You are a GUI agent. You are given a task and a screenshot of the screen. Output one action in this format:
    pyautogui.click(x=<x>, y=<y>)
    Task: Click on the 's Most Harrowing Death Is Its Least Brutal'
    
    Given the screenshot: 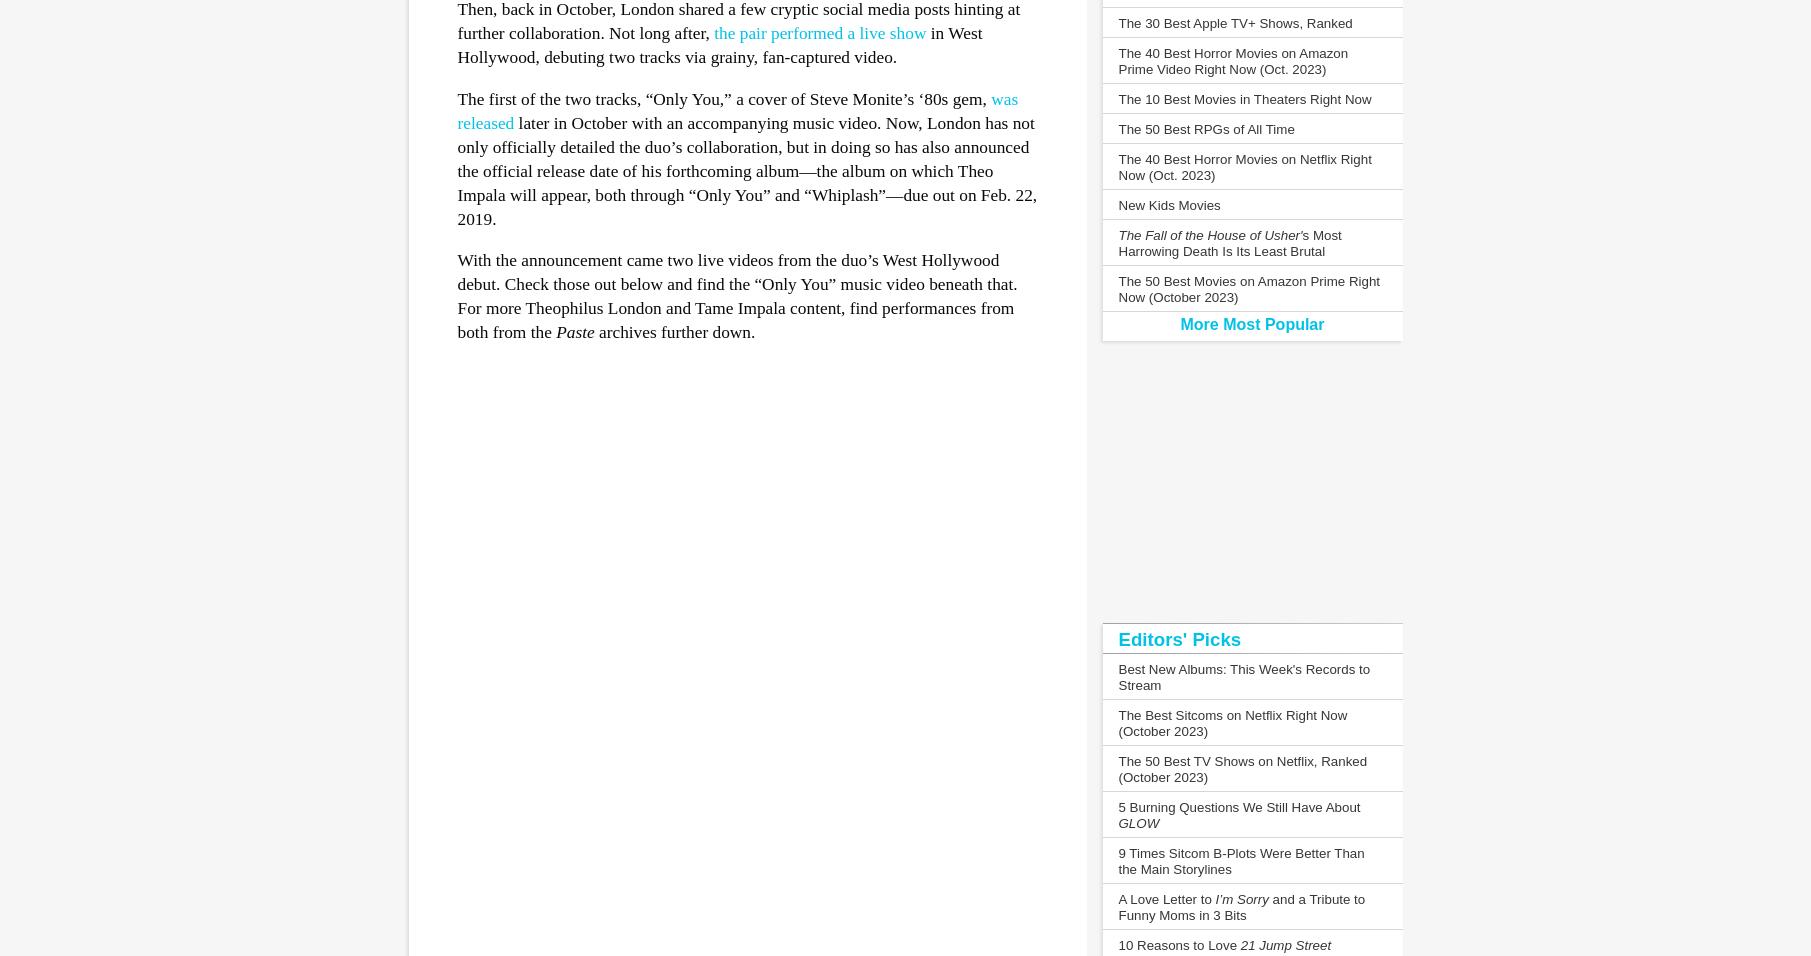 What is the action you would take?
    pyautogui.click(x=1229, y=242)
    